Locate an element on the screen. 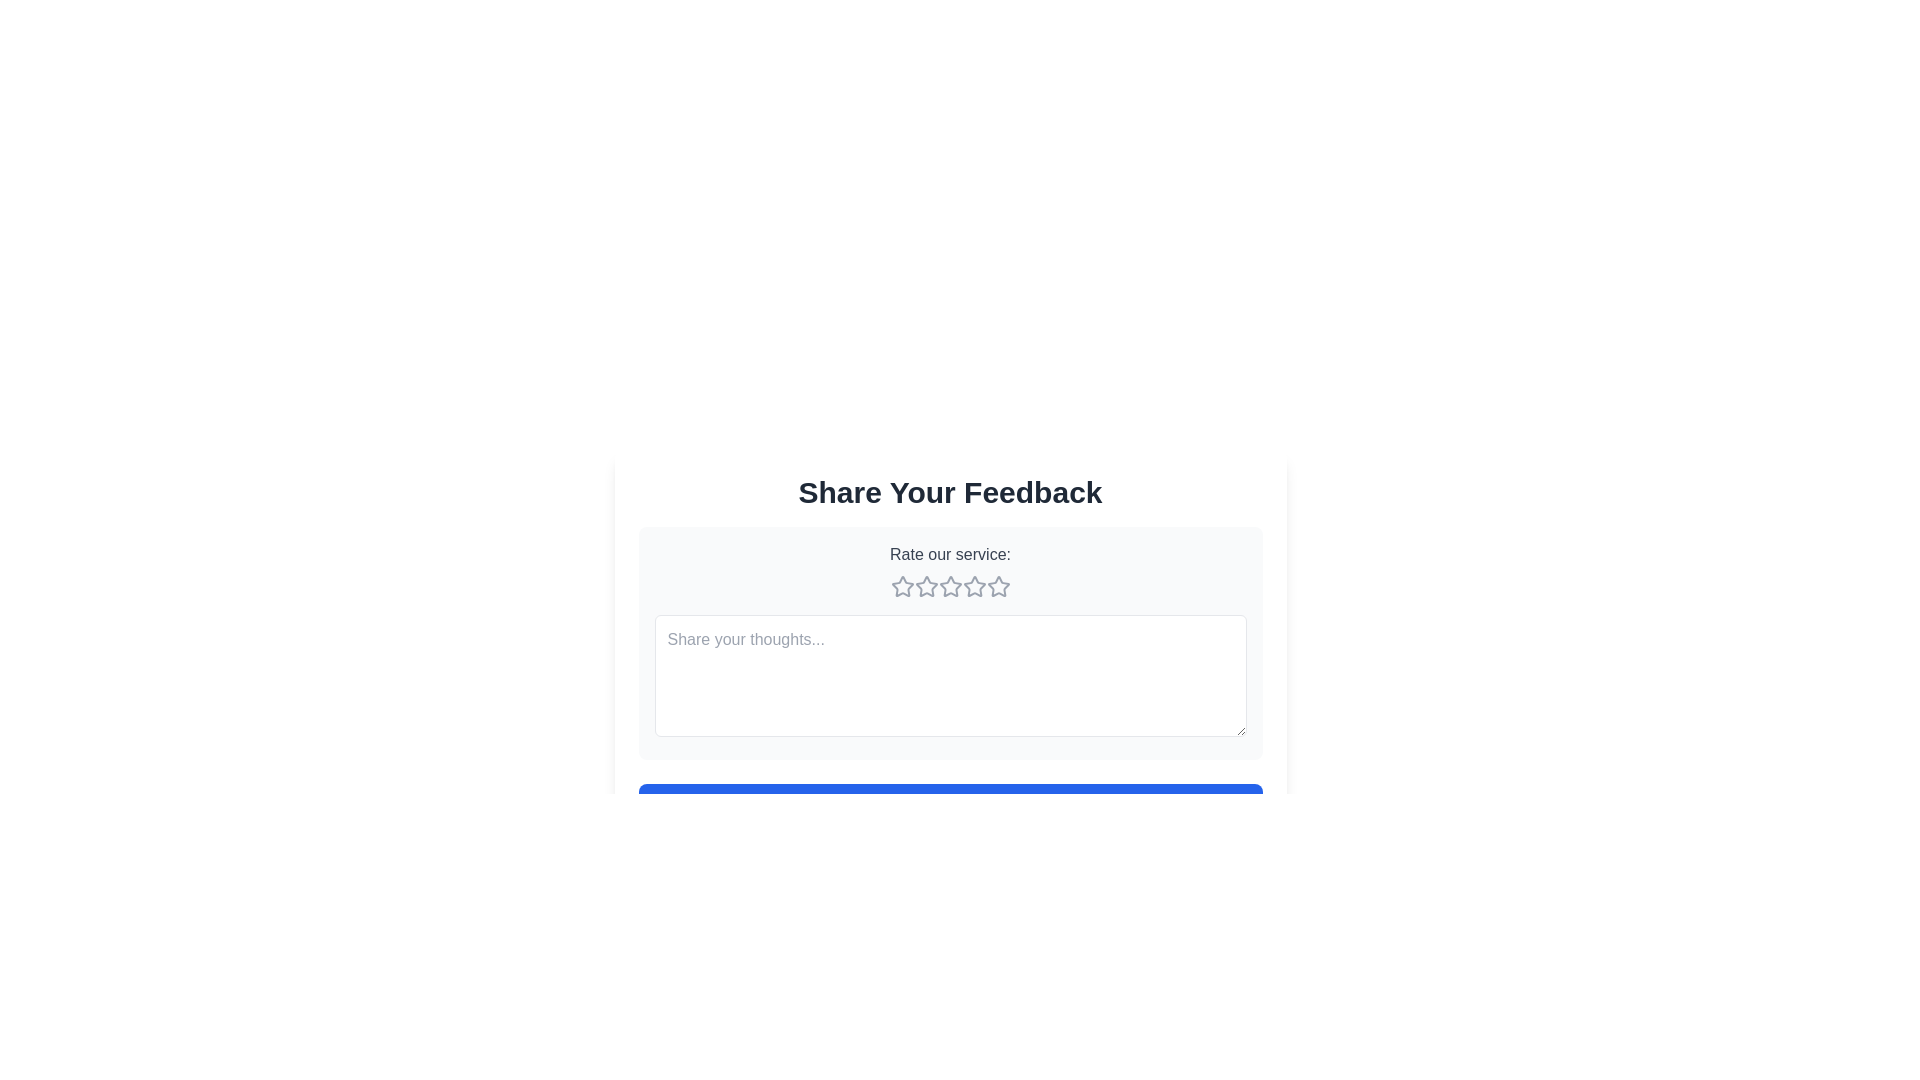 The height and width of the screenshot is (1080, 1920). the 'Submit' button located at the bottom of the 'Share Your Feedback' section is located at coordinates (949, 810).